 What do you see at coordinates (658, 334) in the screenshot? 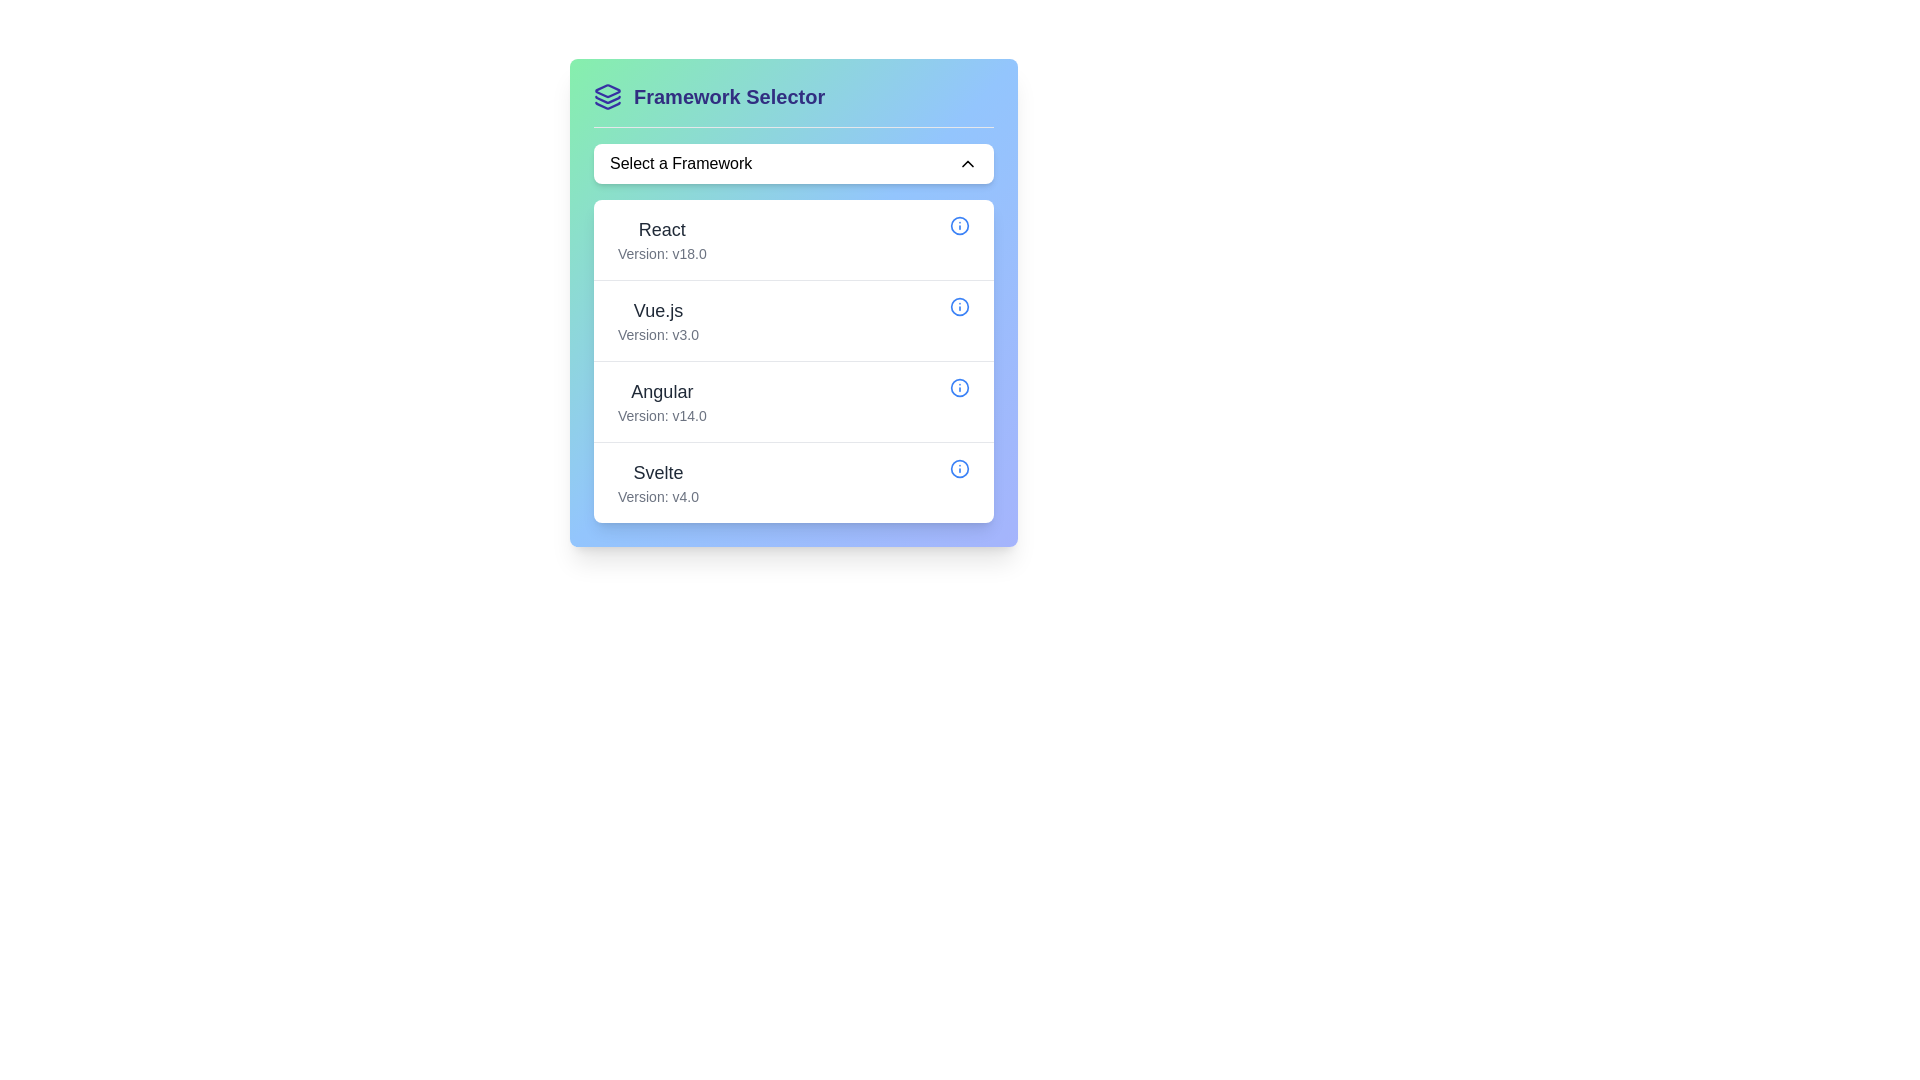
I see `the static text label that reads 'Version: v3.0', which is located below the 'Vue.js' label in the framework selector list` at bounding box center [658, 334].